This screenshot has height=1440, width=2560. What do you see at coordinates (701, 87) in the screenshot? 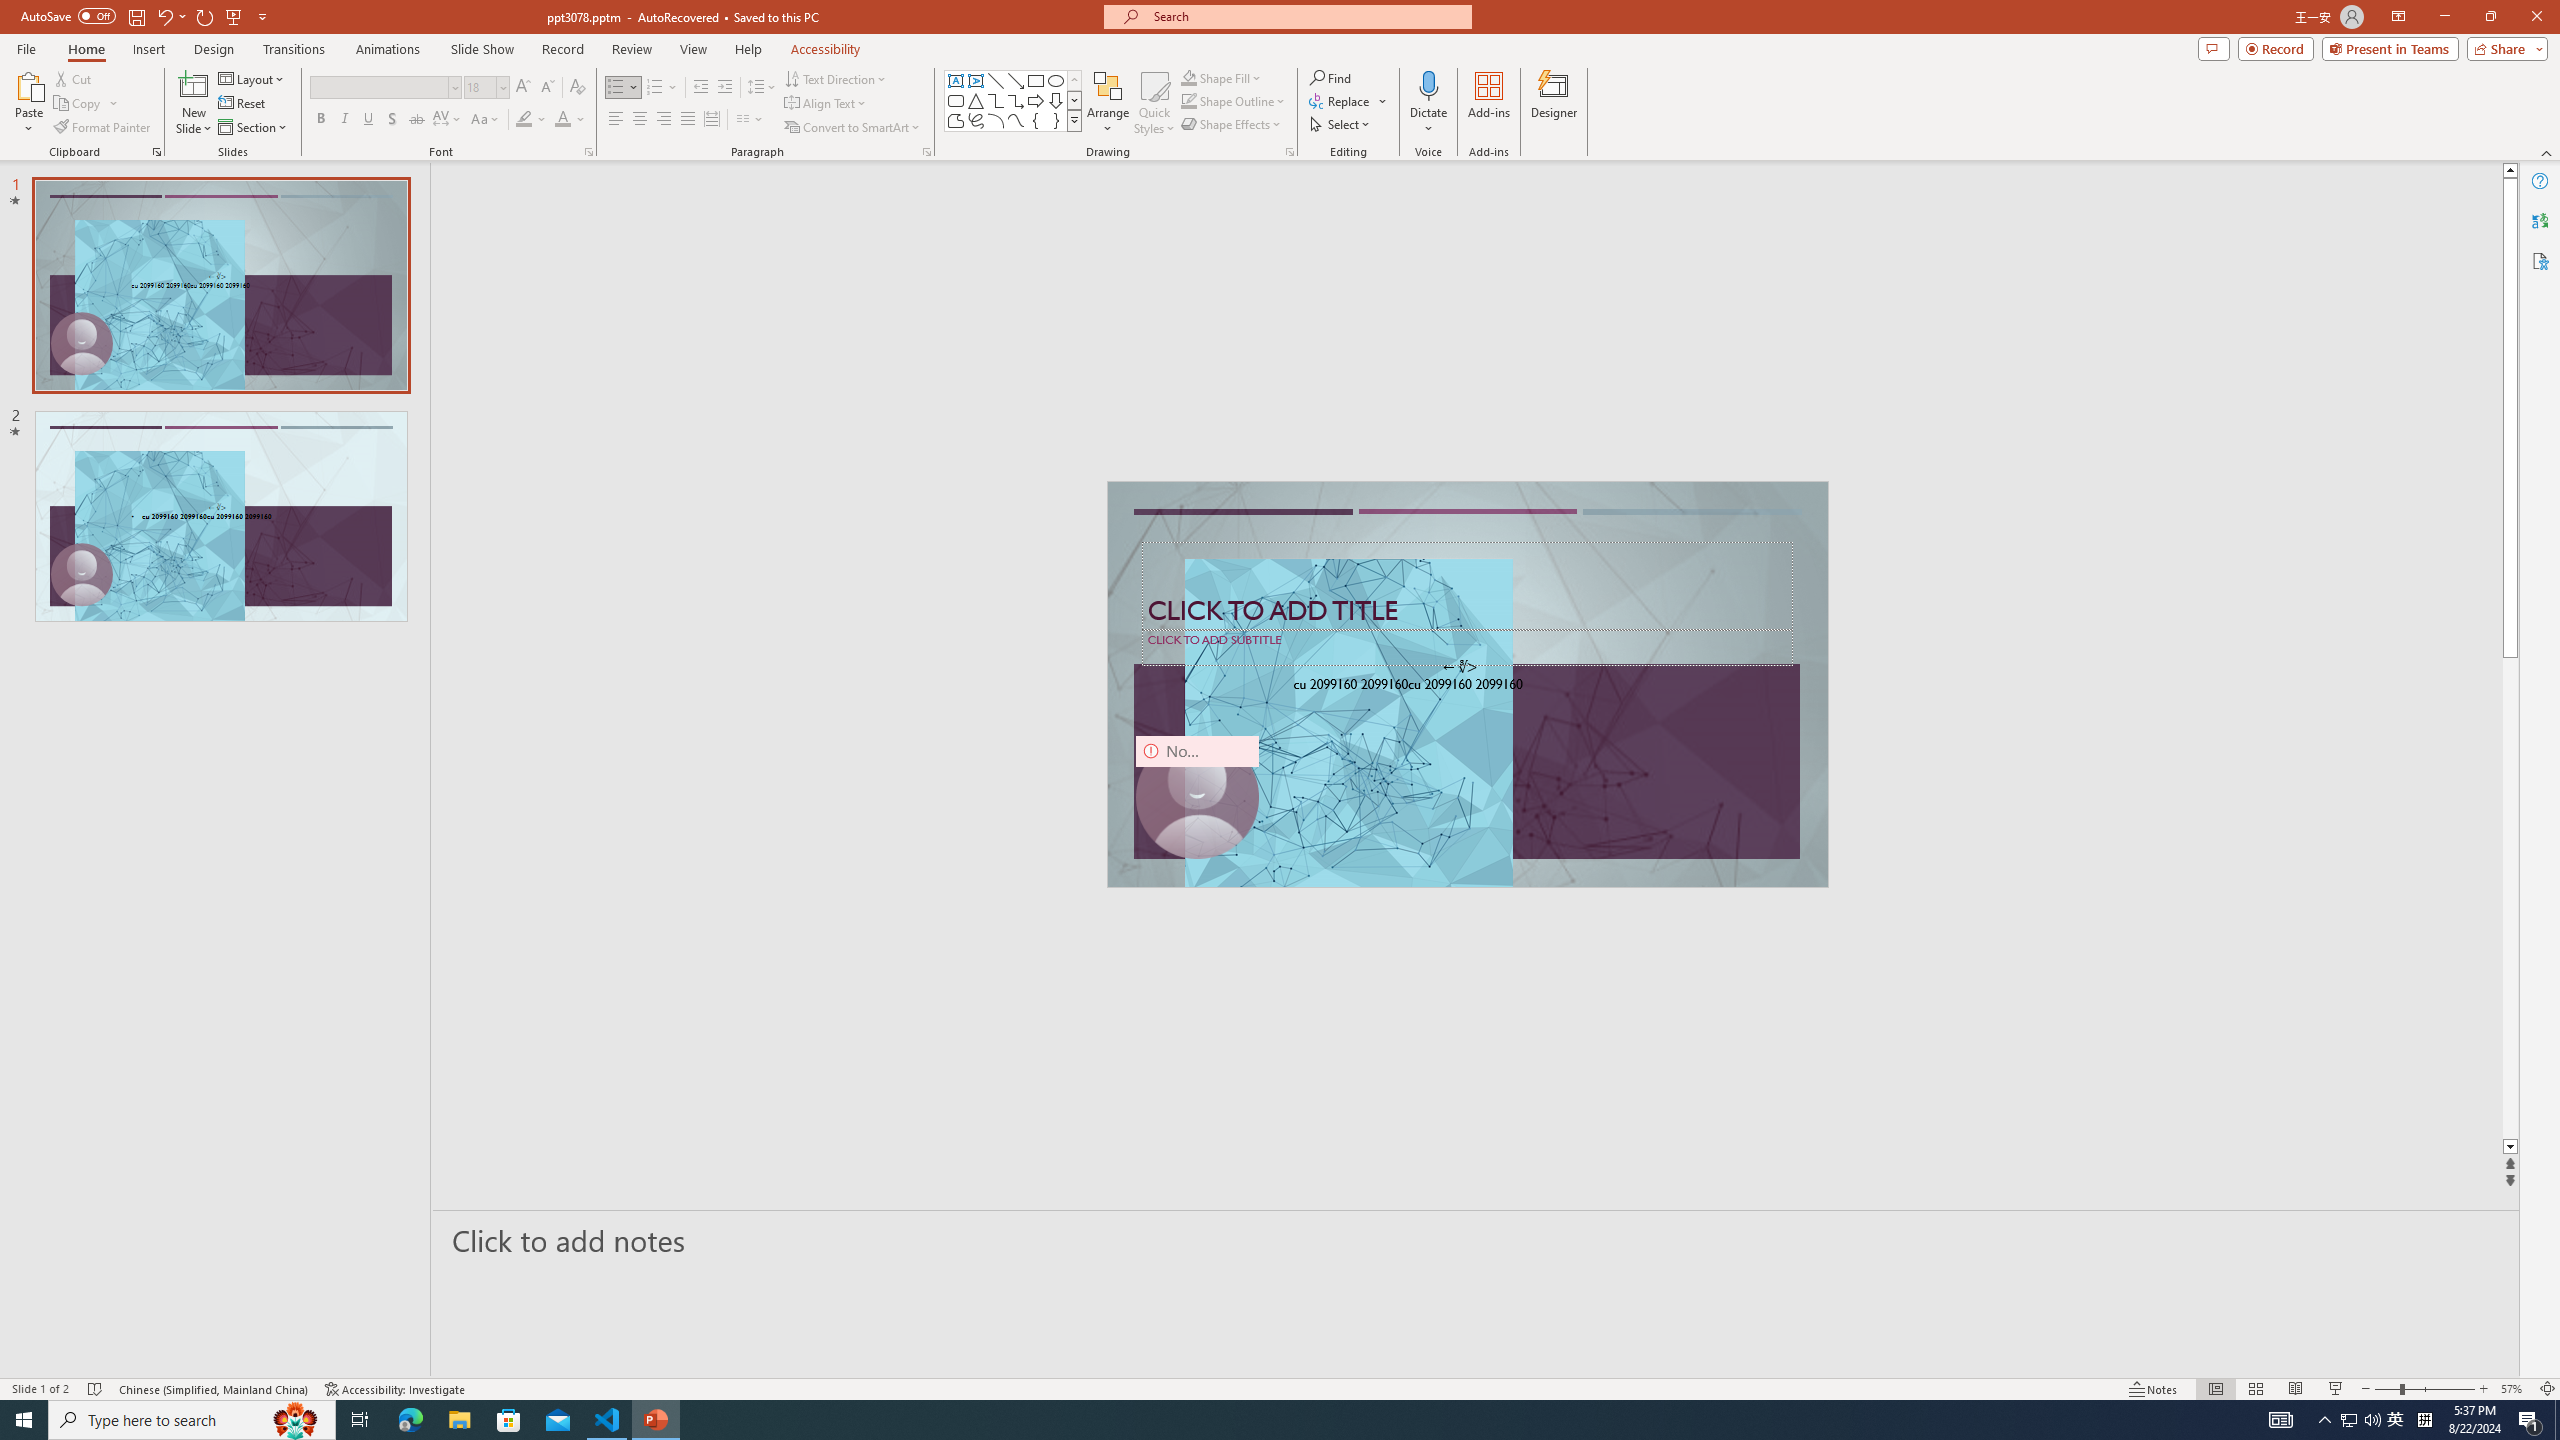
I see `'Decrease Indent'` at bounding box center [701, 87].